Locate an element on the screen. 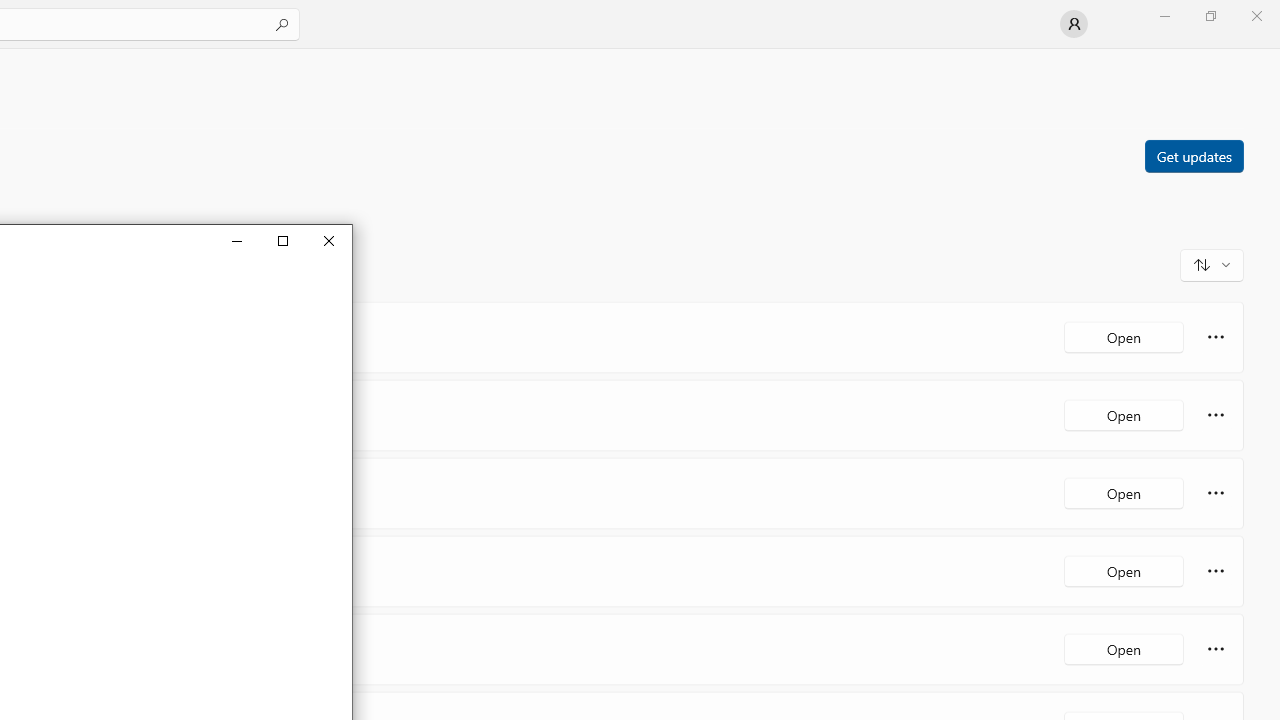  'Minimize Realtek Audio Console' is located at coordinates (236, 239).